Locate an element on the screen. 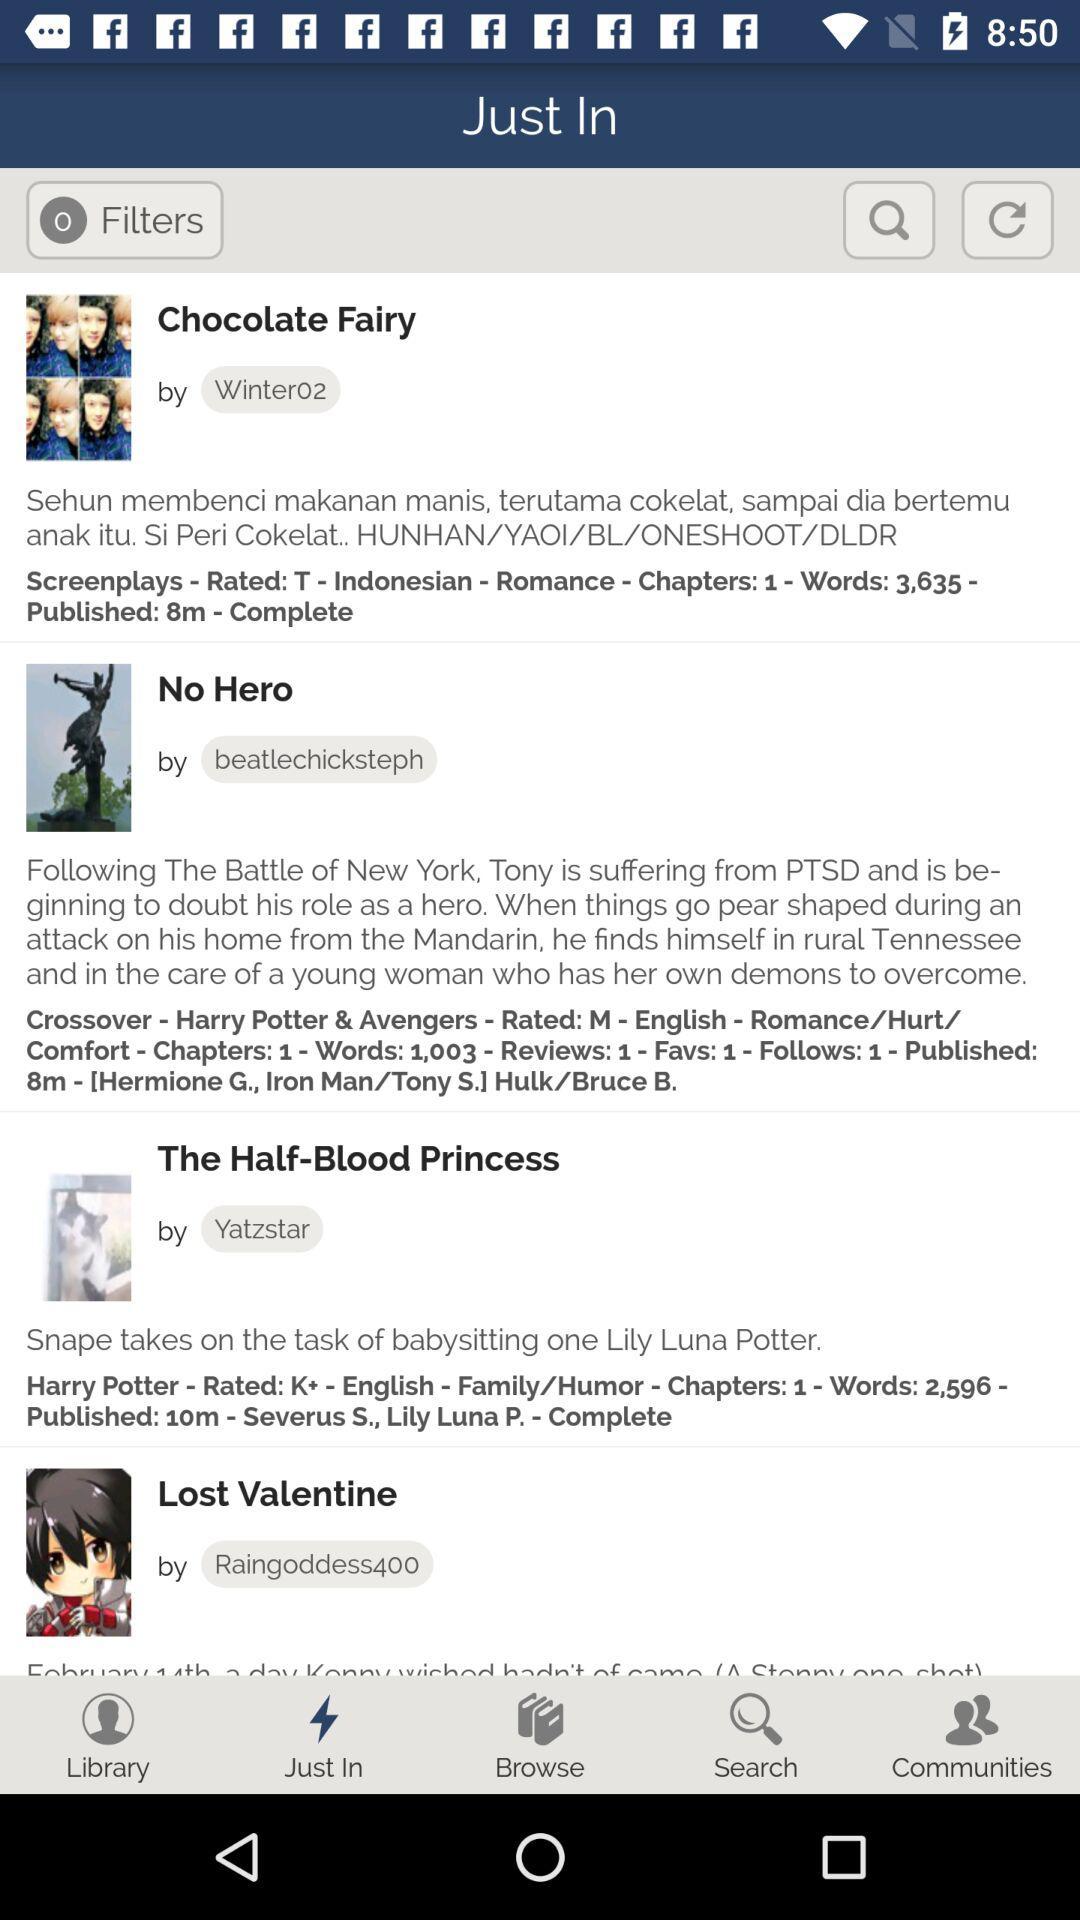  item next to by is located at coordinates (261, 1227).